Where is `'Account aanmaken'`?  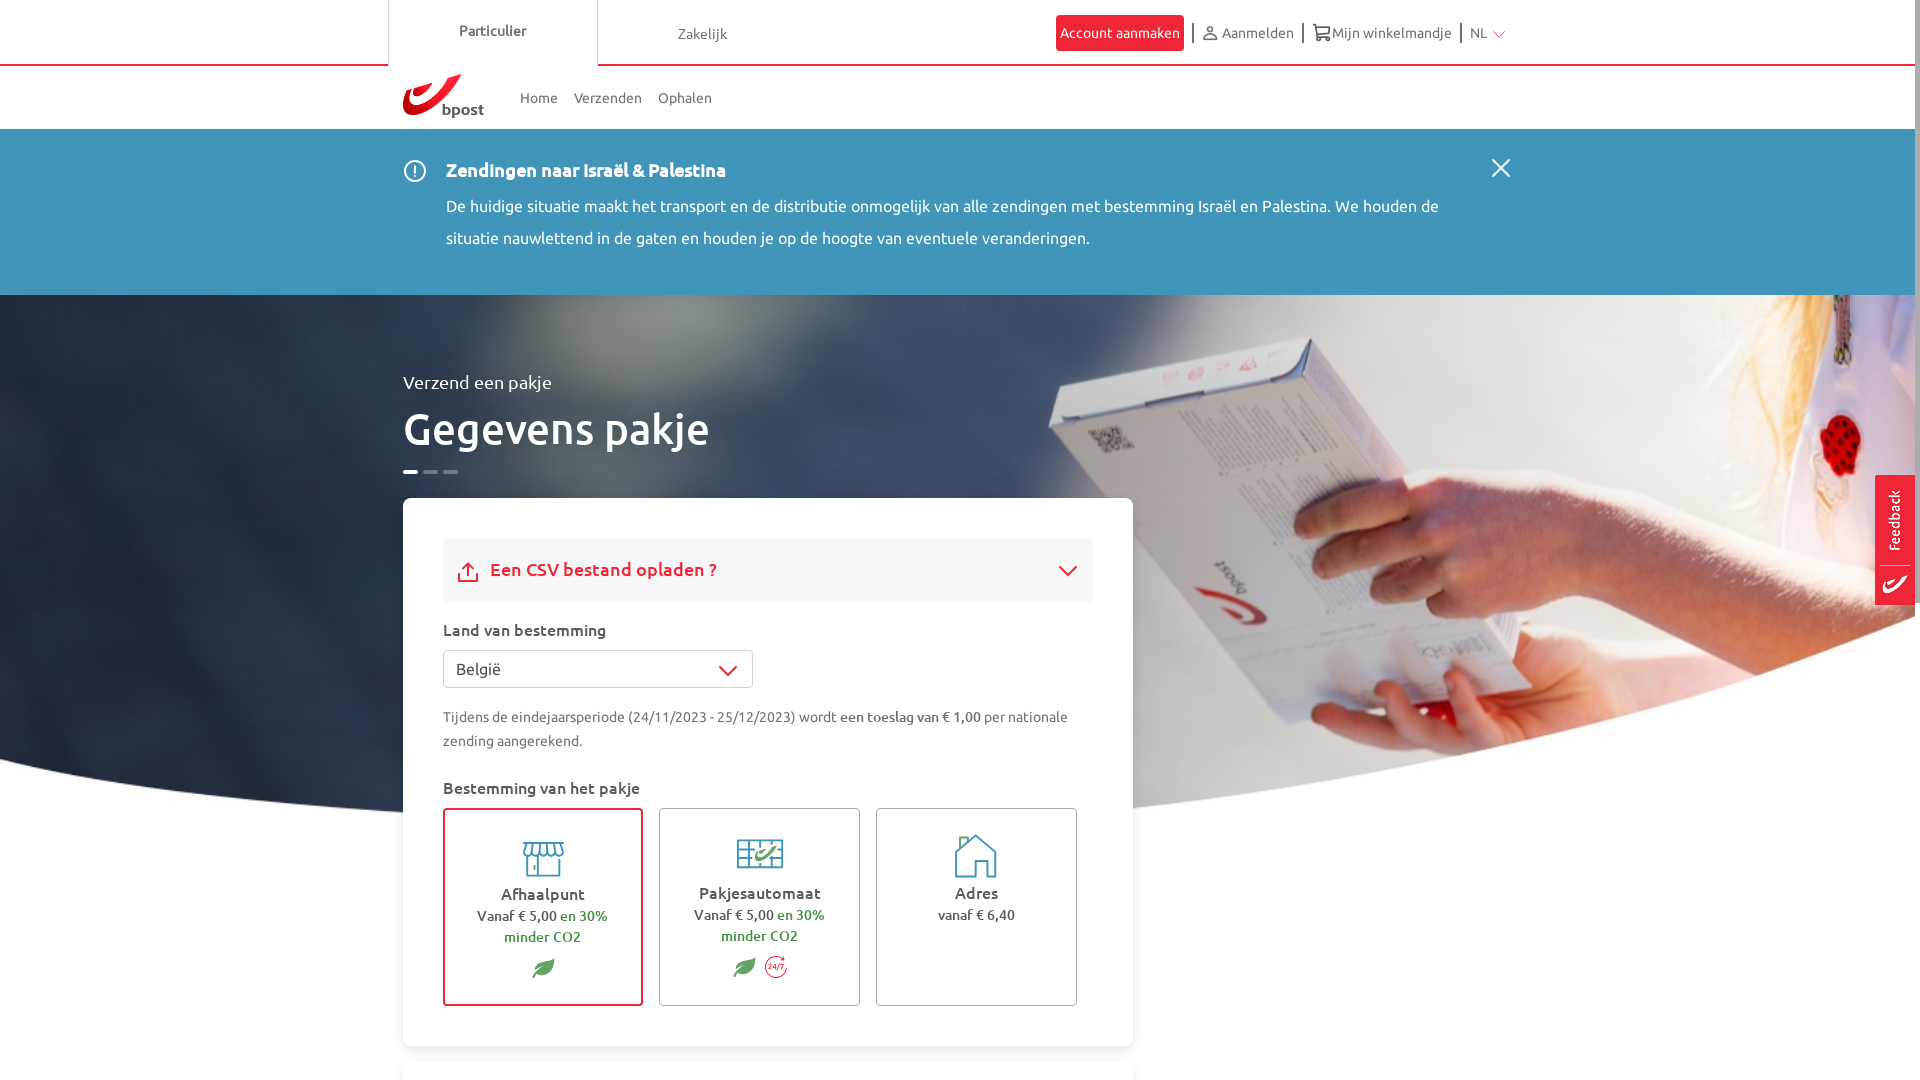 'Account aanmaken' is located at coordinates (1118, 33).